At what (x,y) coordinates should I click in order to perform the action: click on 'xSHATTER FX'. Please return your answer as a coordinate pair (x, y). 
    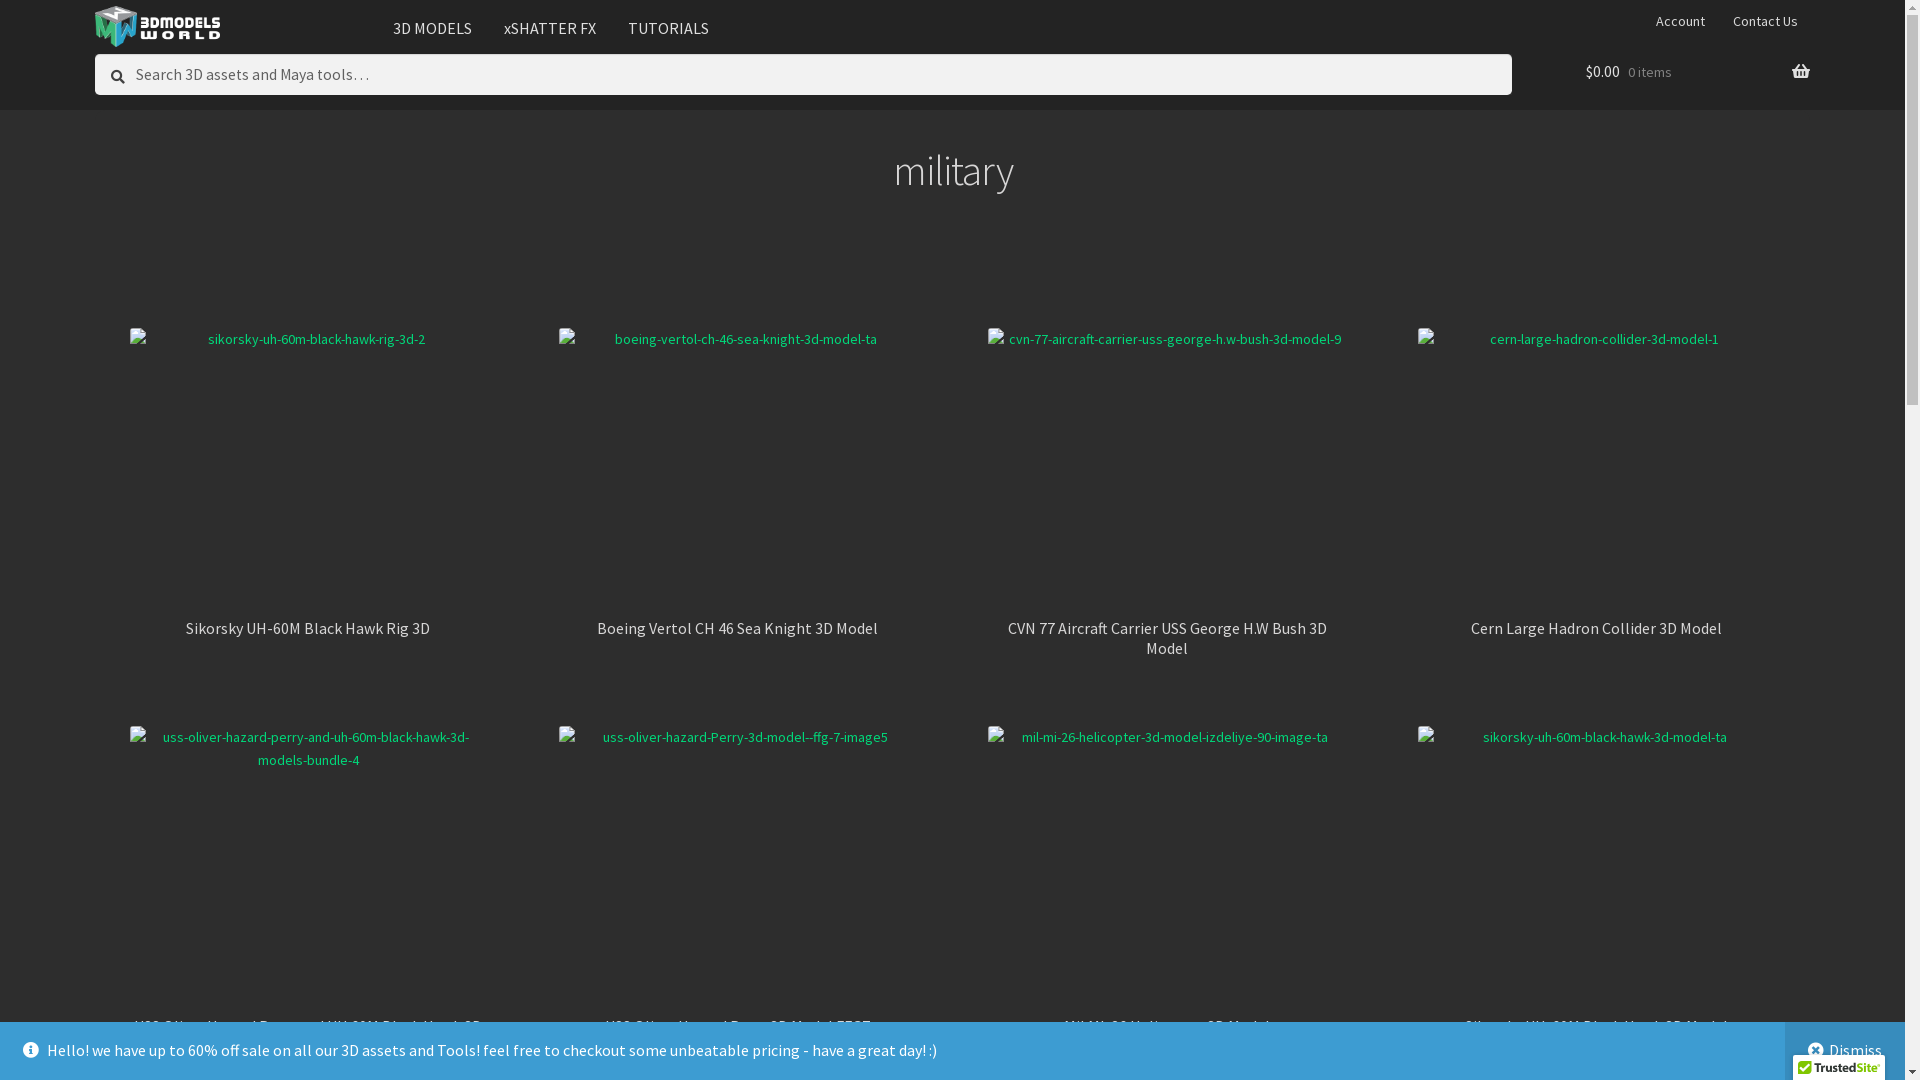
    Looking at the image, I should click on (550, 28).